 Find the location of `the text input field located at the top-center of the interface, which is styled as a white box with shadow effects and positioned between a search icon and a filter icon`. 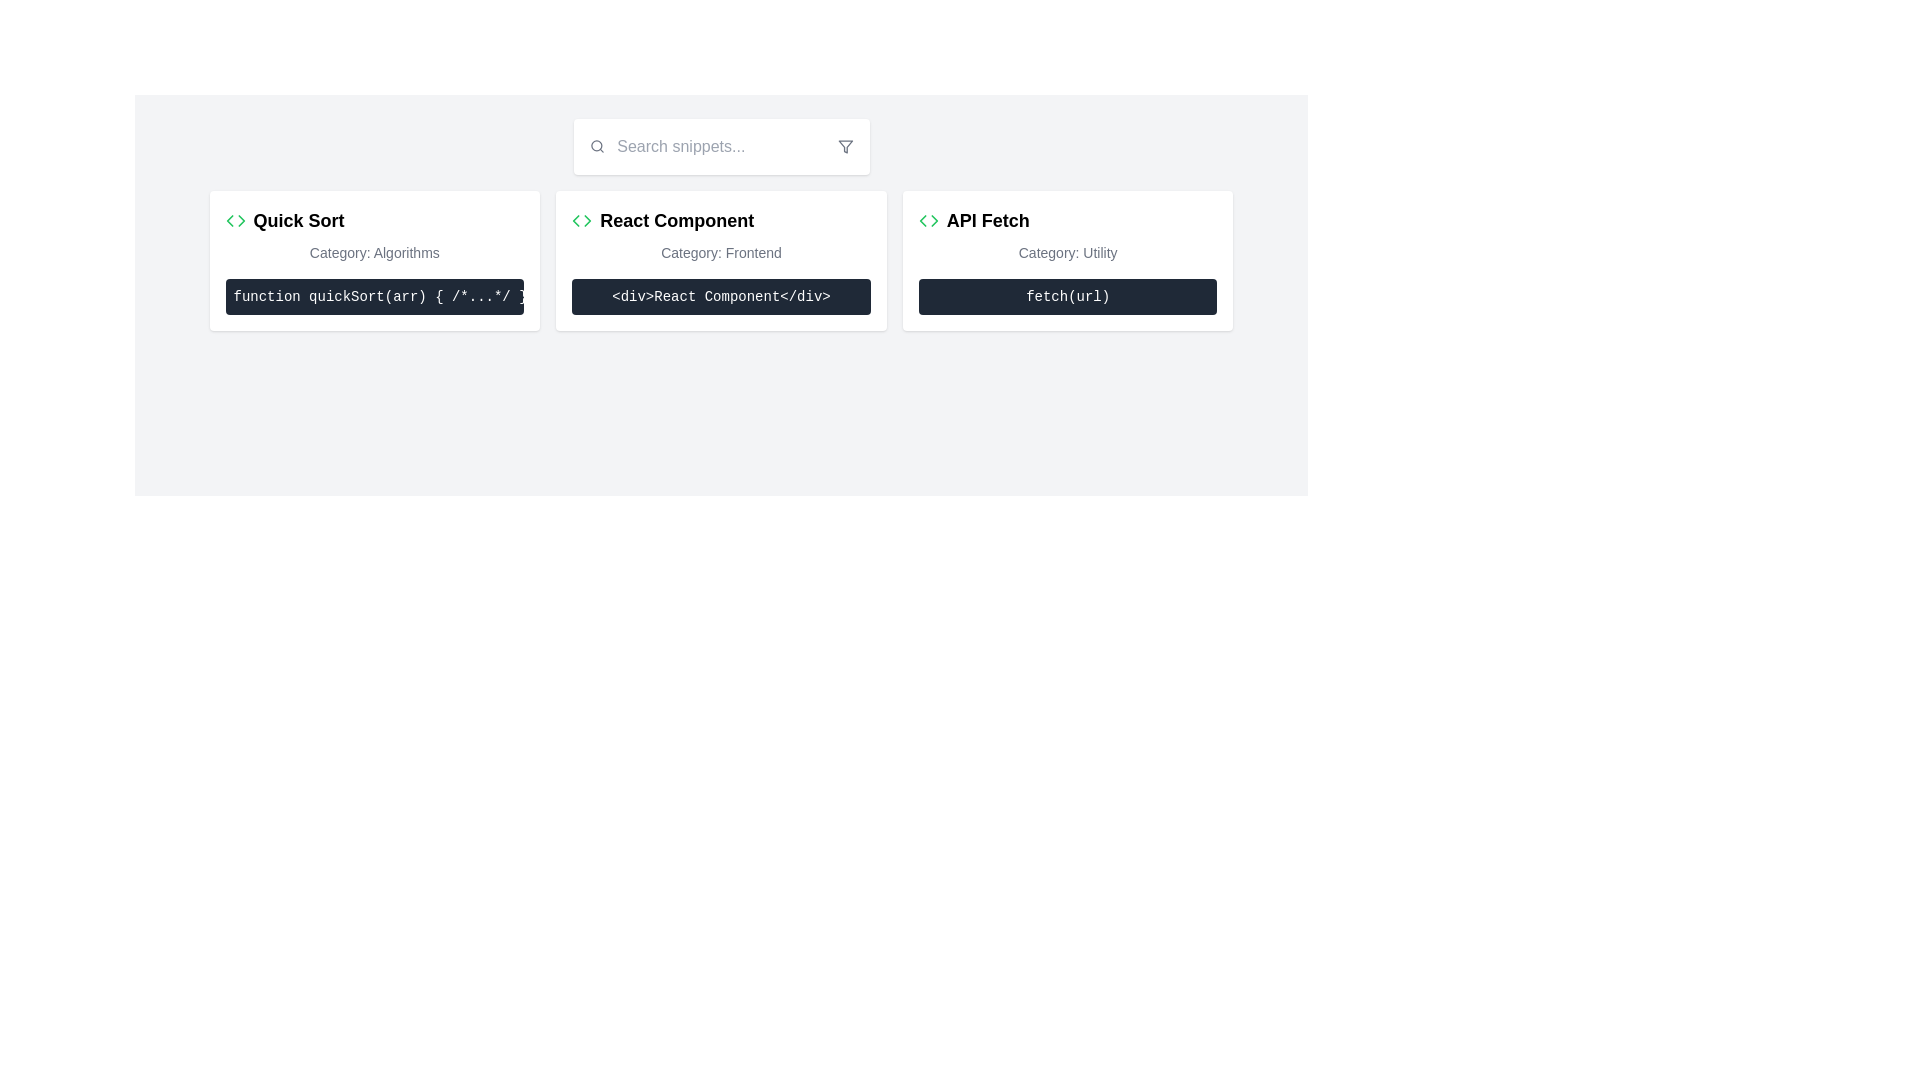

the text input field located at the top-center of the interface, which is styled as a white box with shadow effects and positioned between a search icon and a filter icon is located at coordinates (720, 145).